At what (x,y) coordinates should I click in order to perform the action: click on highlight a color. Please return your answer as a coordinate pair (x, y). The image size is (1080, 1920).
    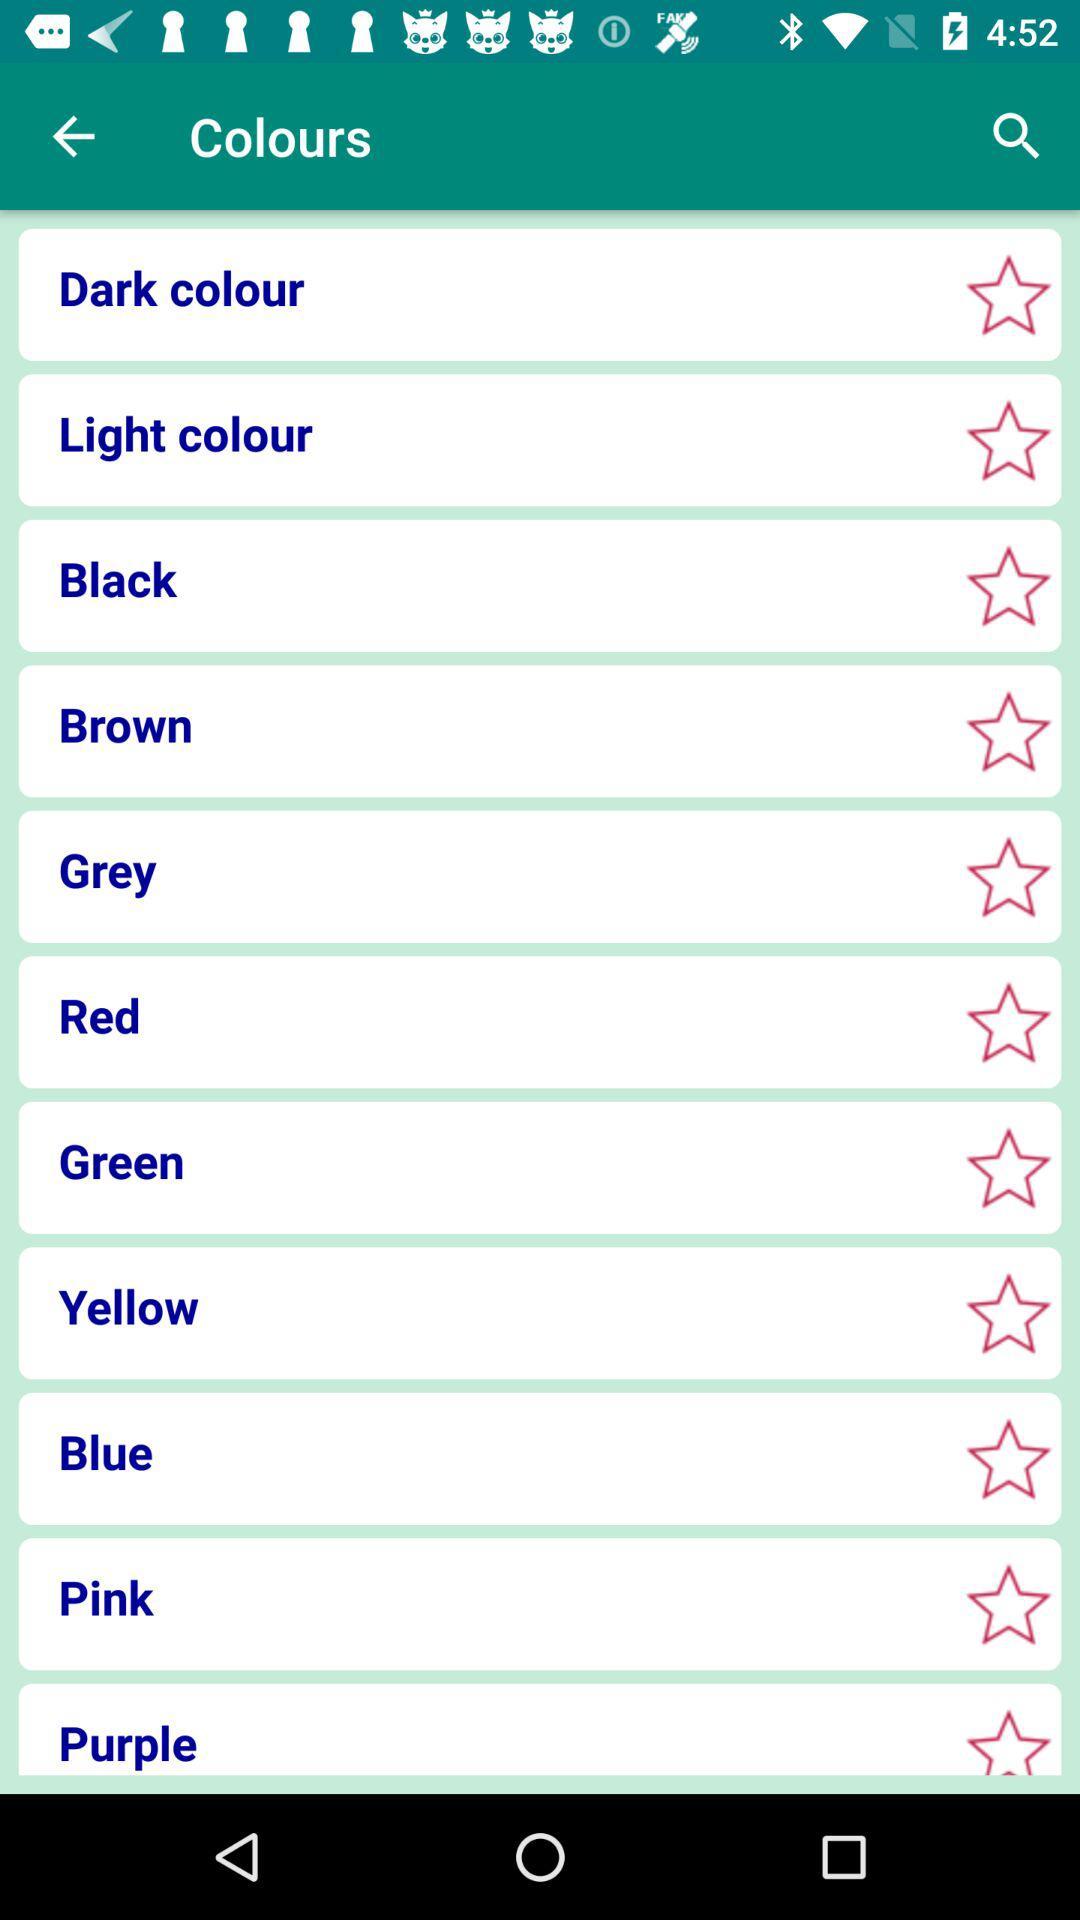
    Looking at the image, I should click on (1008, 439).